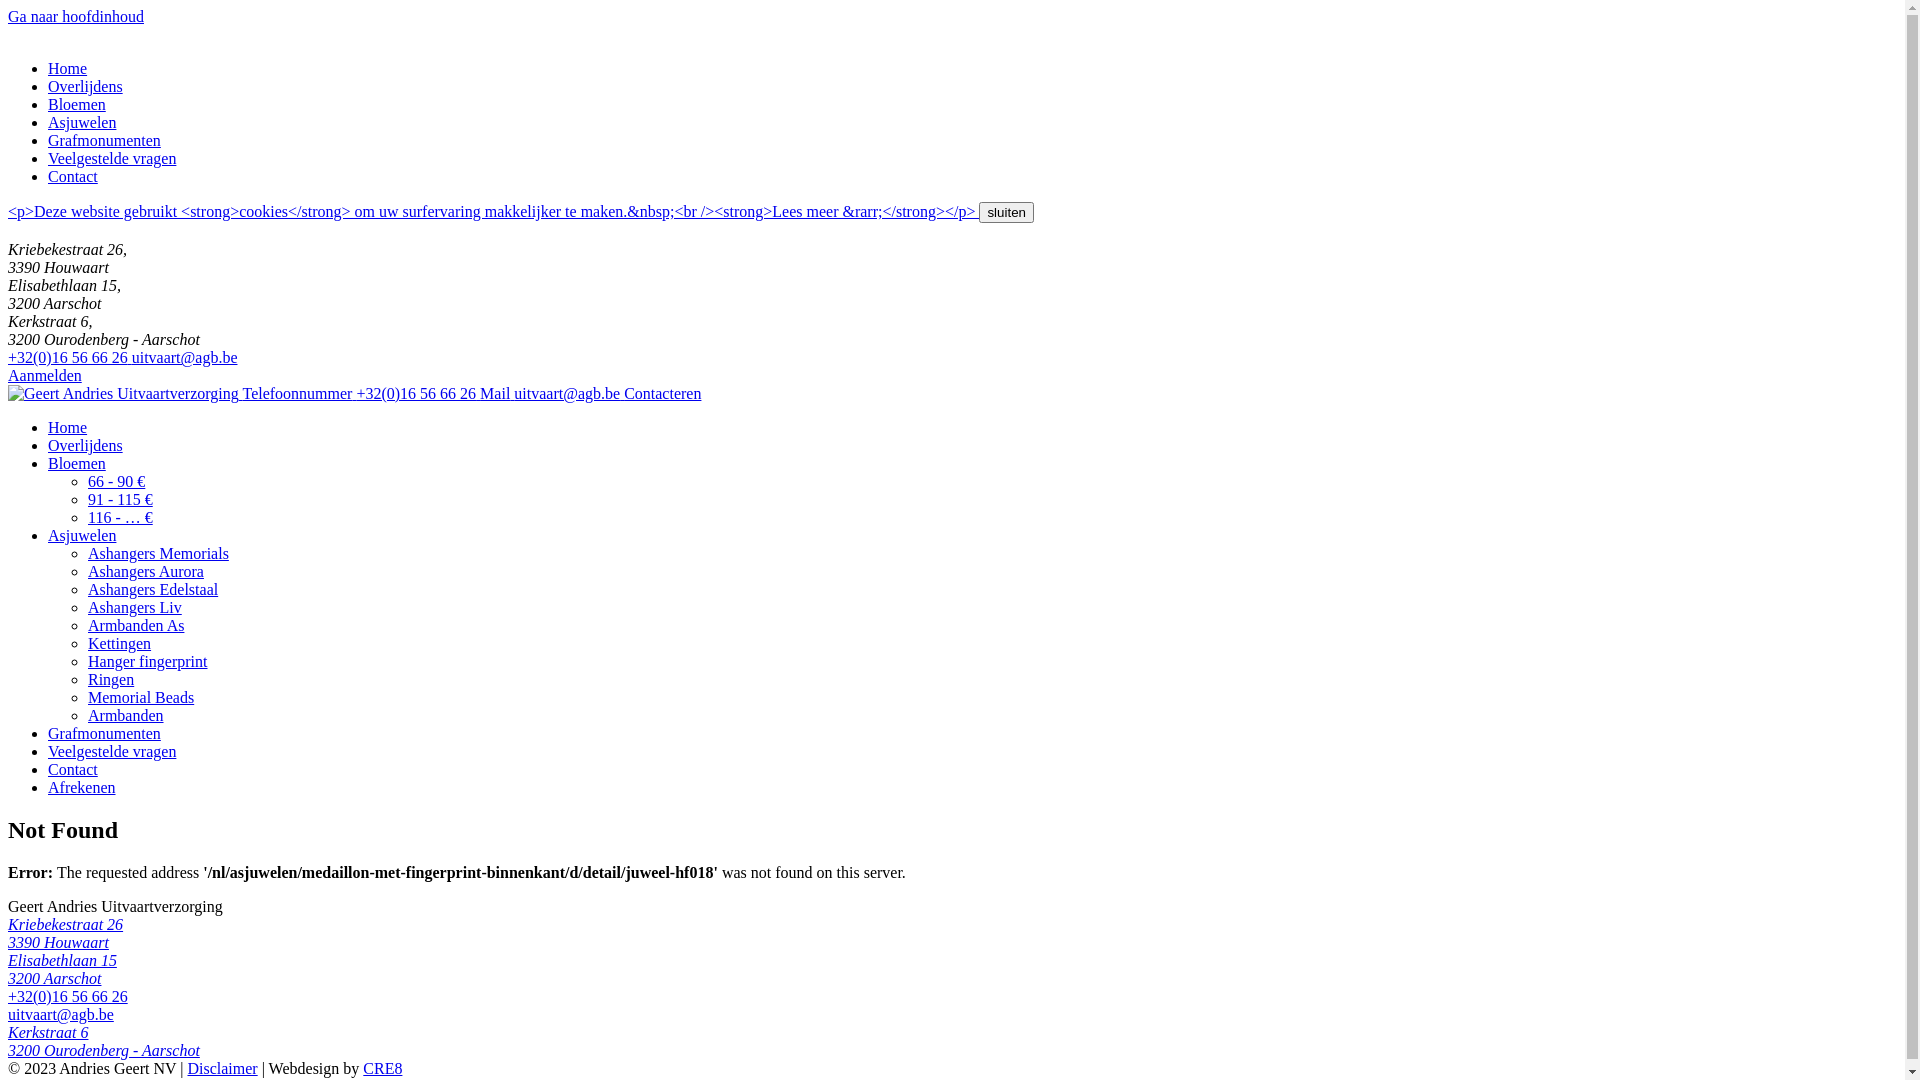  Describe the element at coordinates (67, 67) in the screenshot. I see `'Home'` at that location.